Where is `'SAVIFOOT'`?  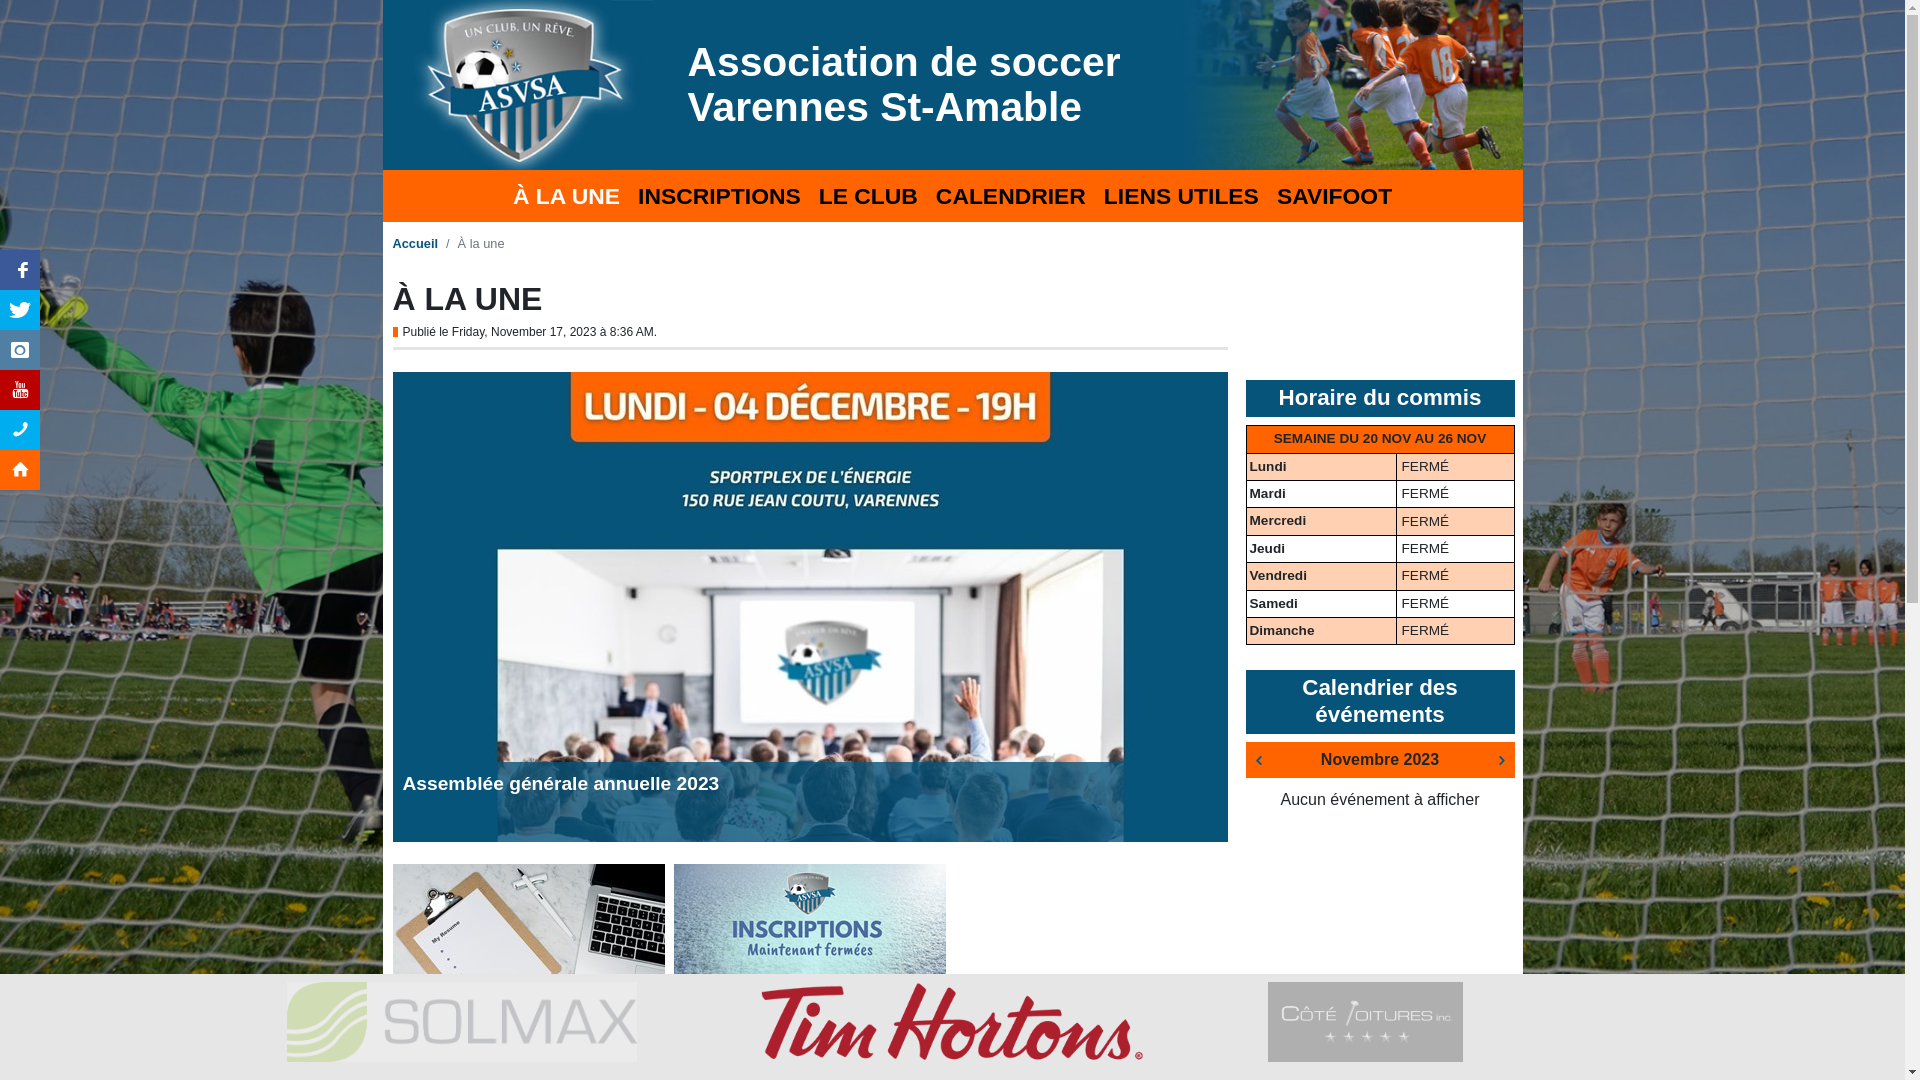
'SAVIFOOT' is located at coordinates (1334, 196).